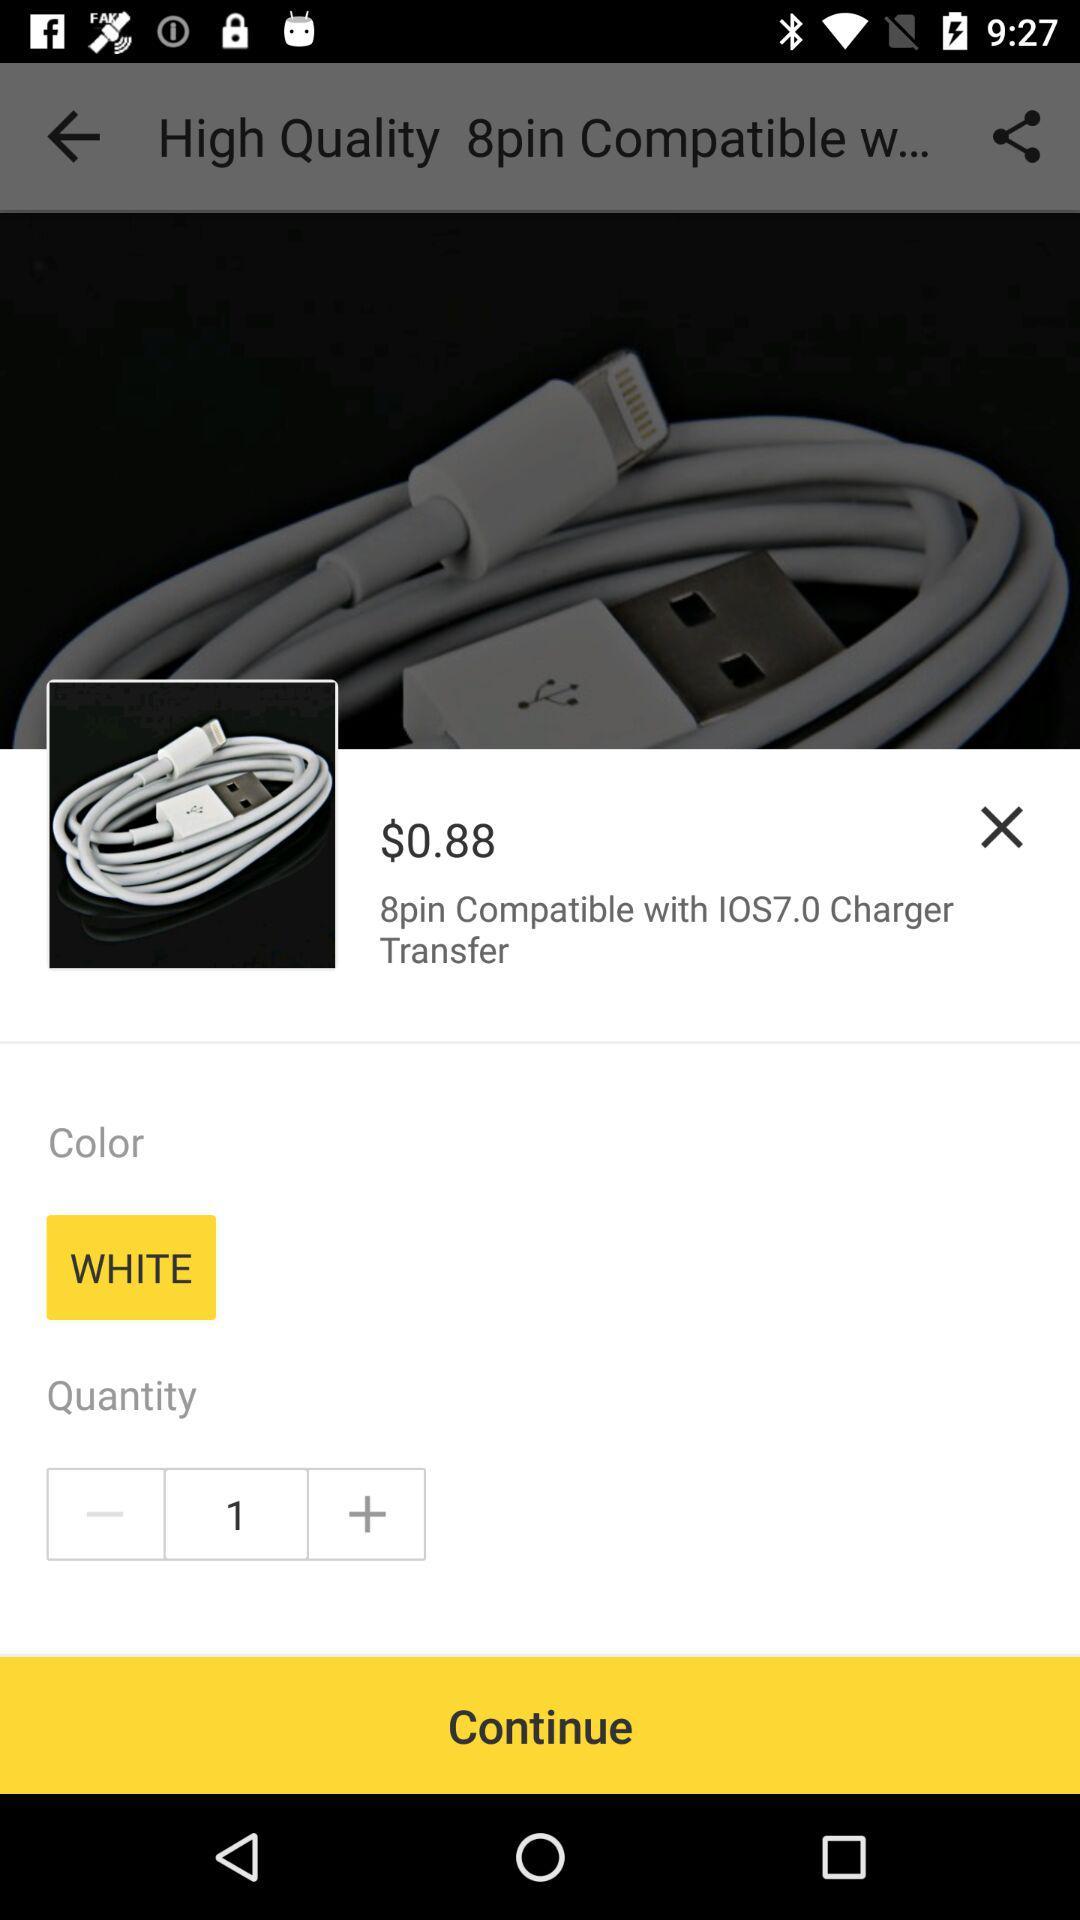  Describe the element at coordinates (1002, 827) in the screenshot. I see `exit out` at that location.